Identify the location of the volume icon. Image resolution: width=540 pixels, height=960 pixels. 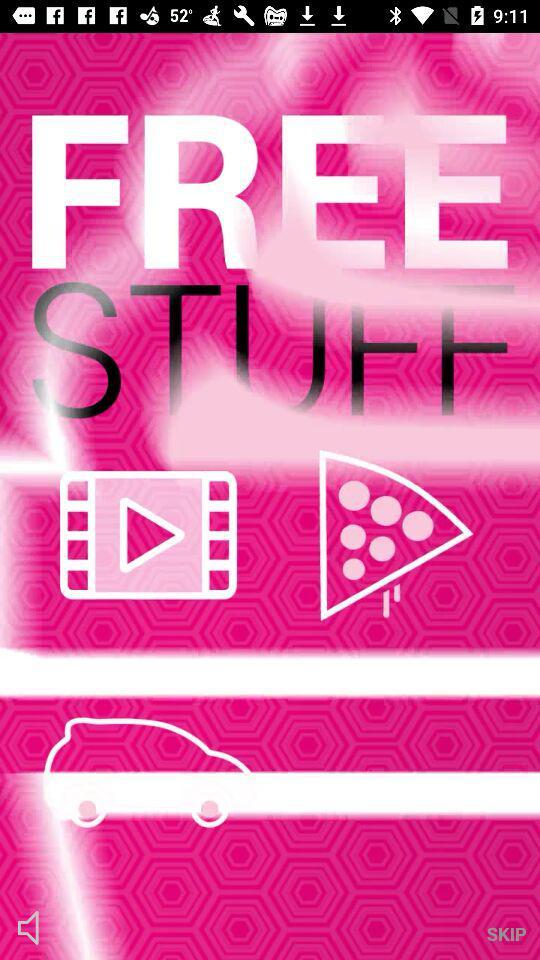
(31, 928).